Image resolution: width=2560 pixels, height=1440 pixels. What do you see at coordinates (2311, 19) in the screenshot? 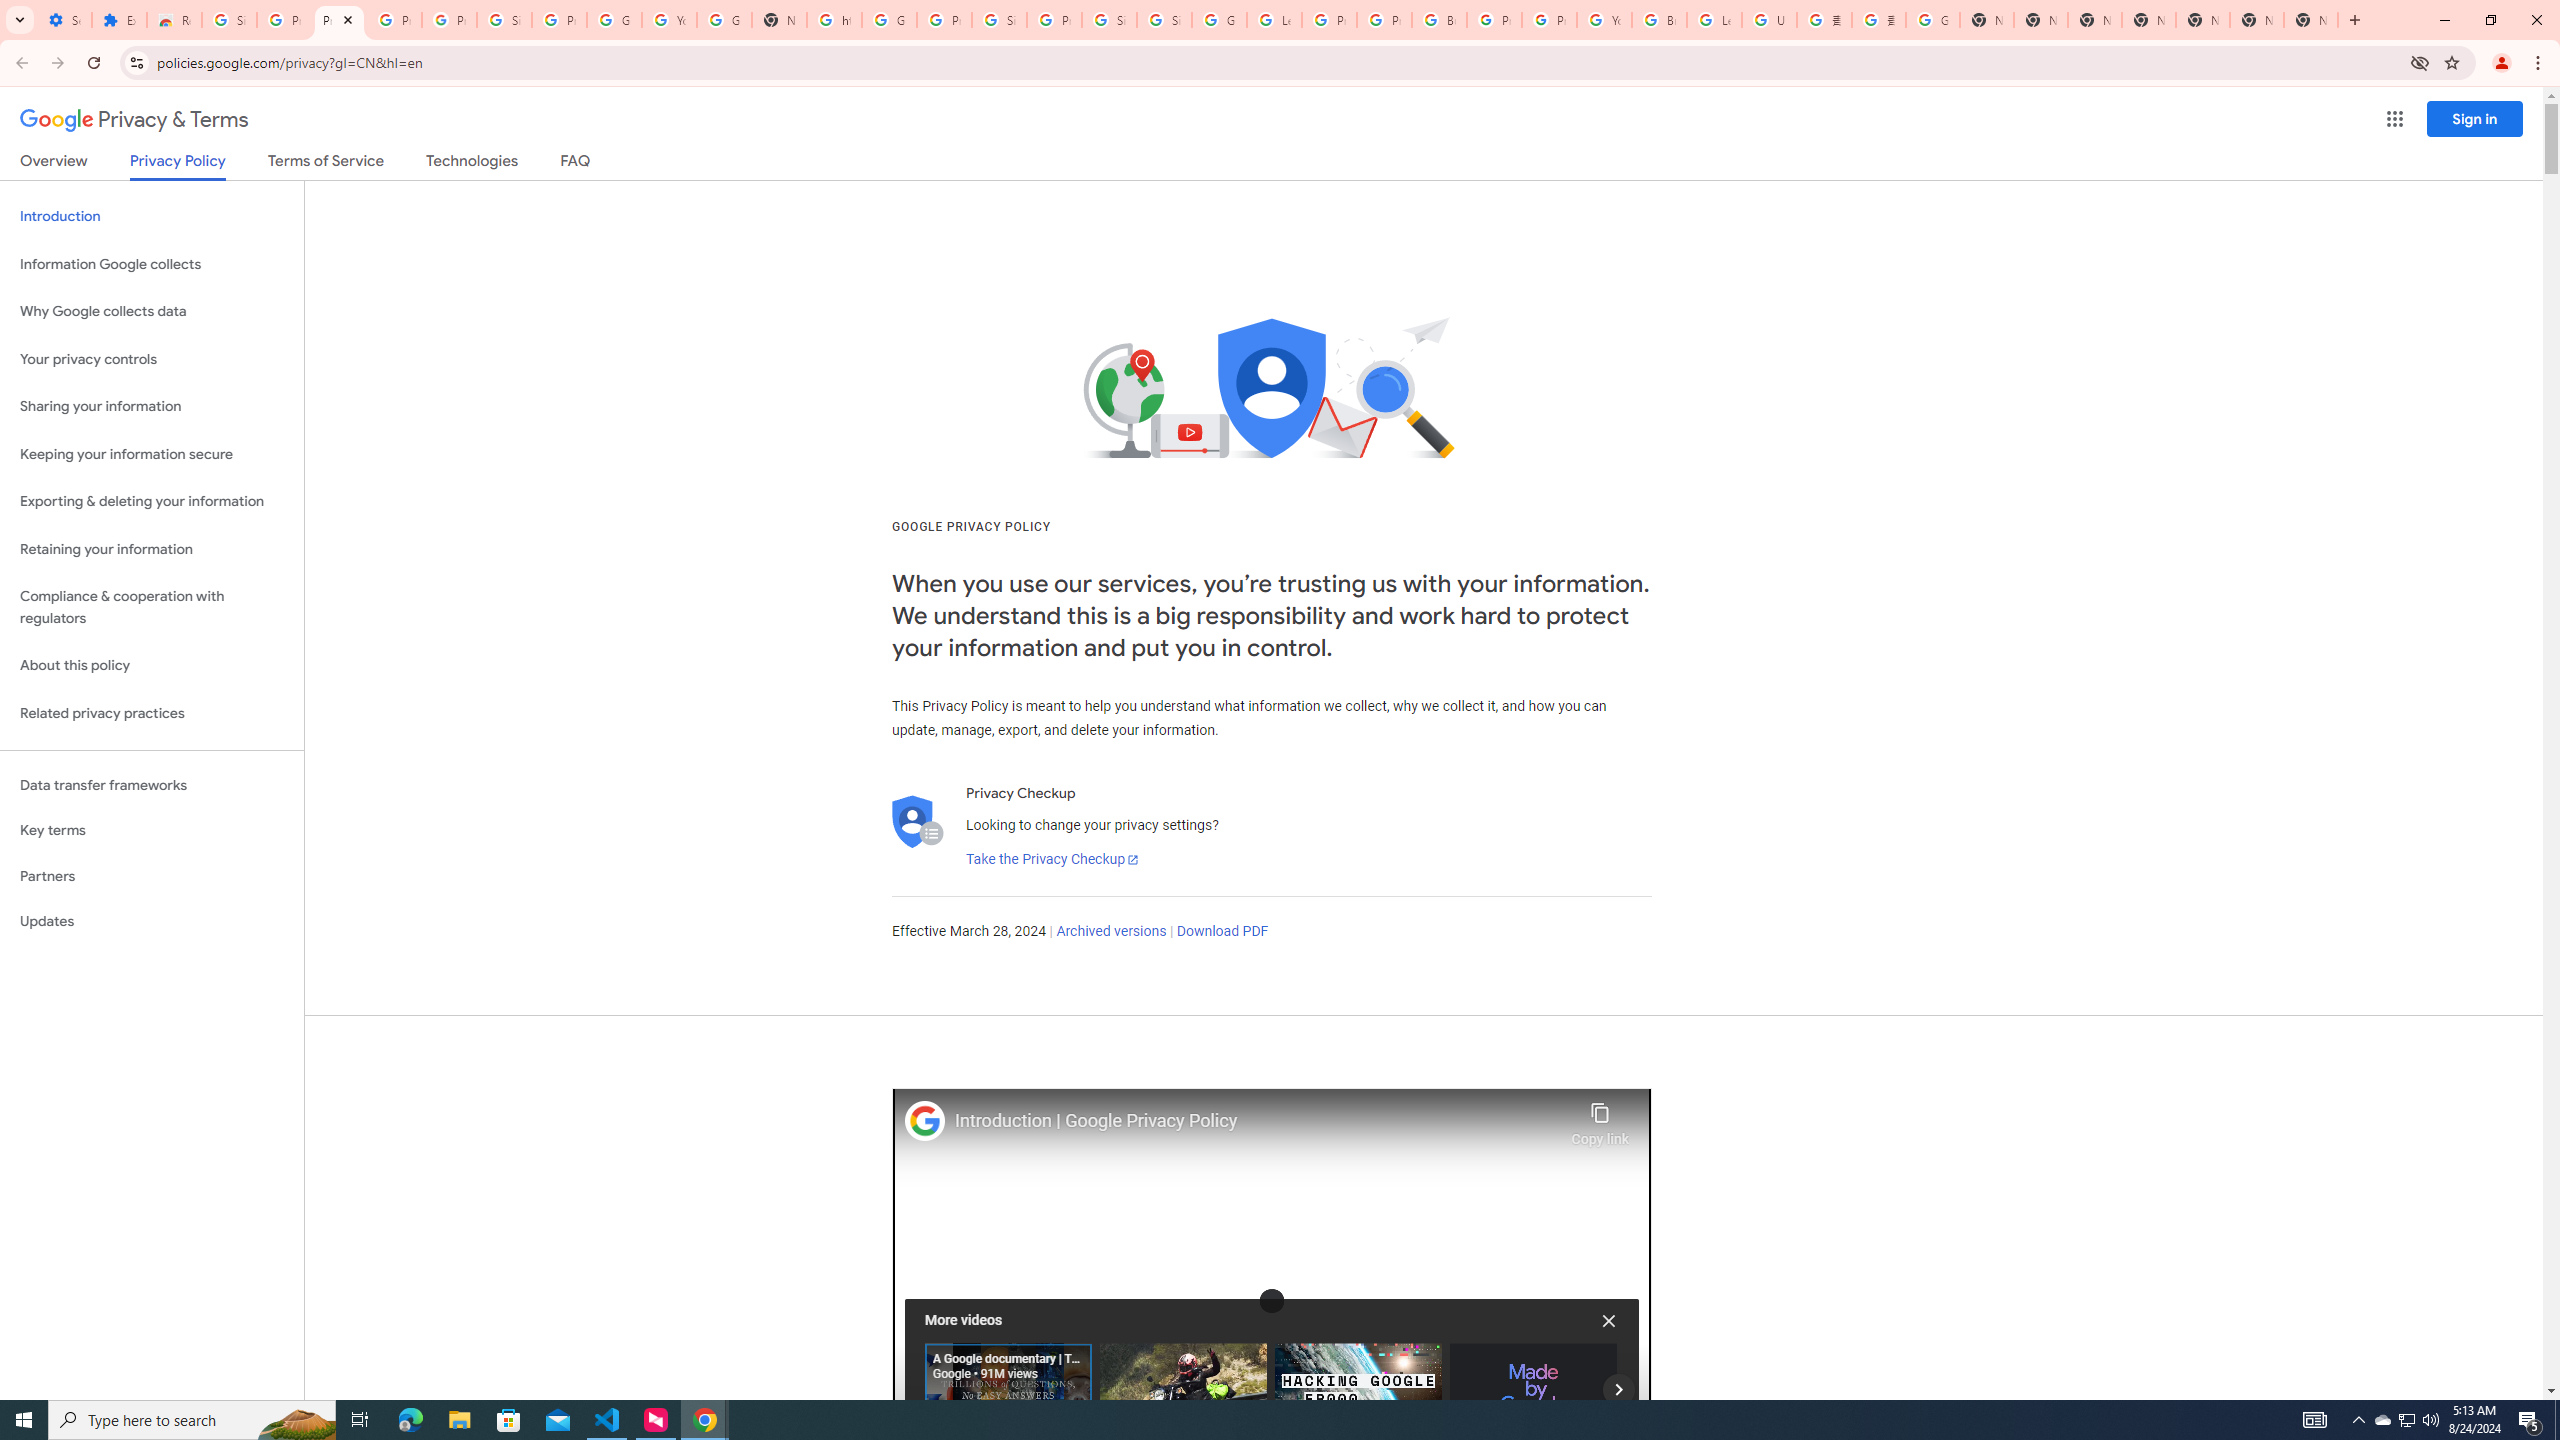
I see `'New Tab'` at bounding box center [2311, 19].